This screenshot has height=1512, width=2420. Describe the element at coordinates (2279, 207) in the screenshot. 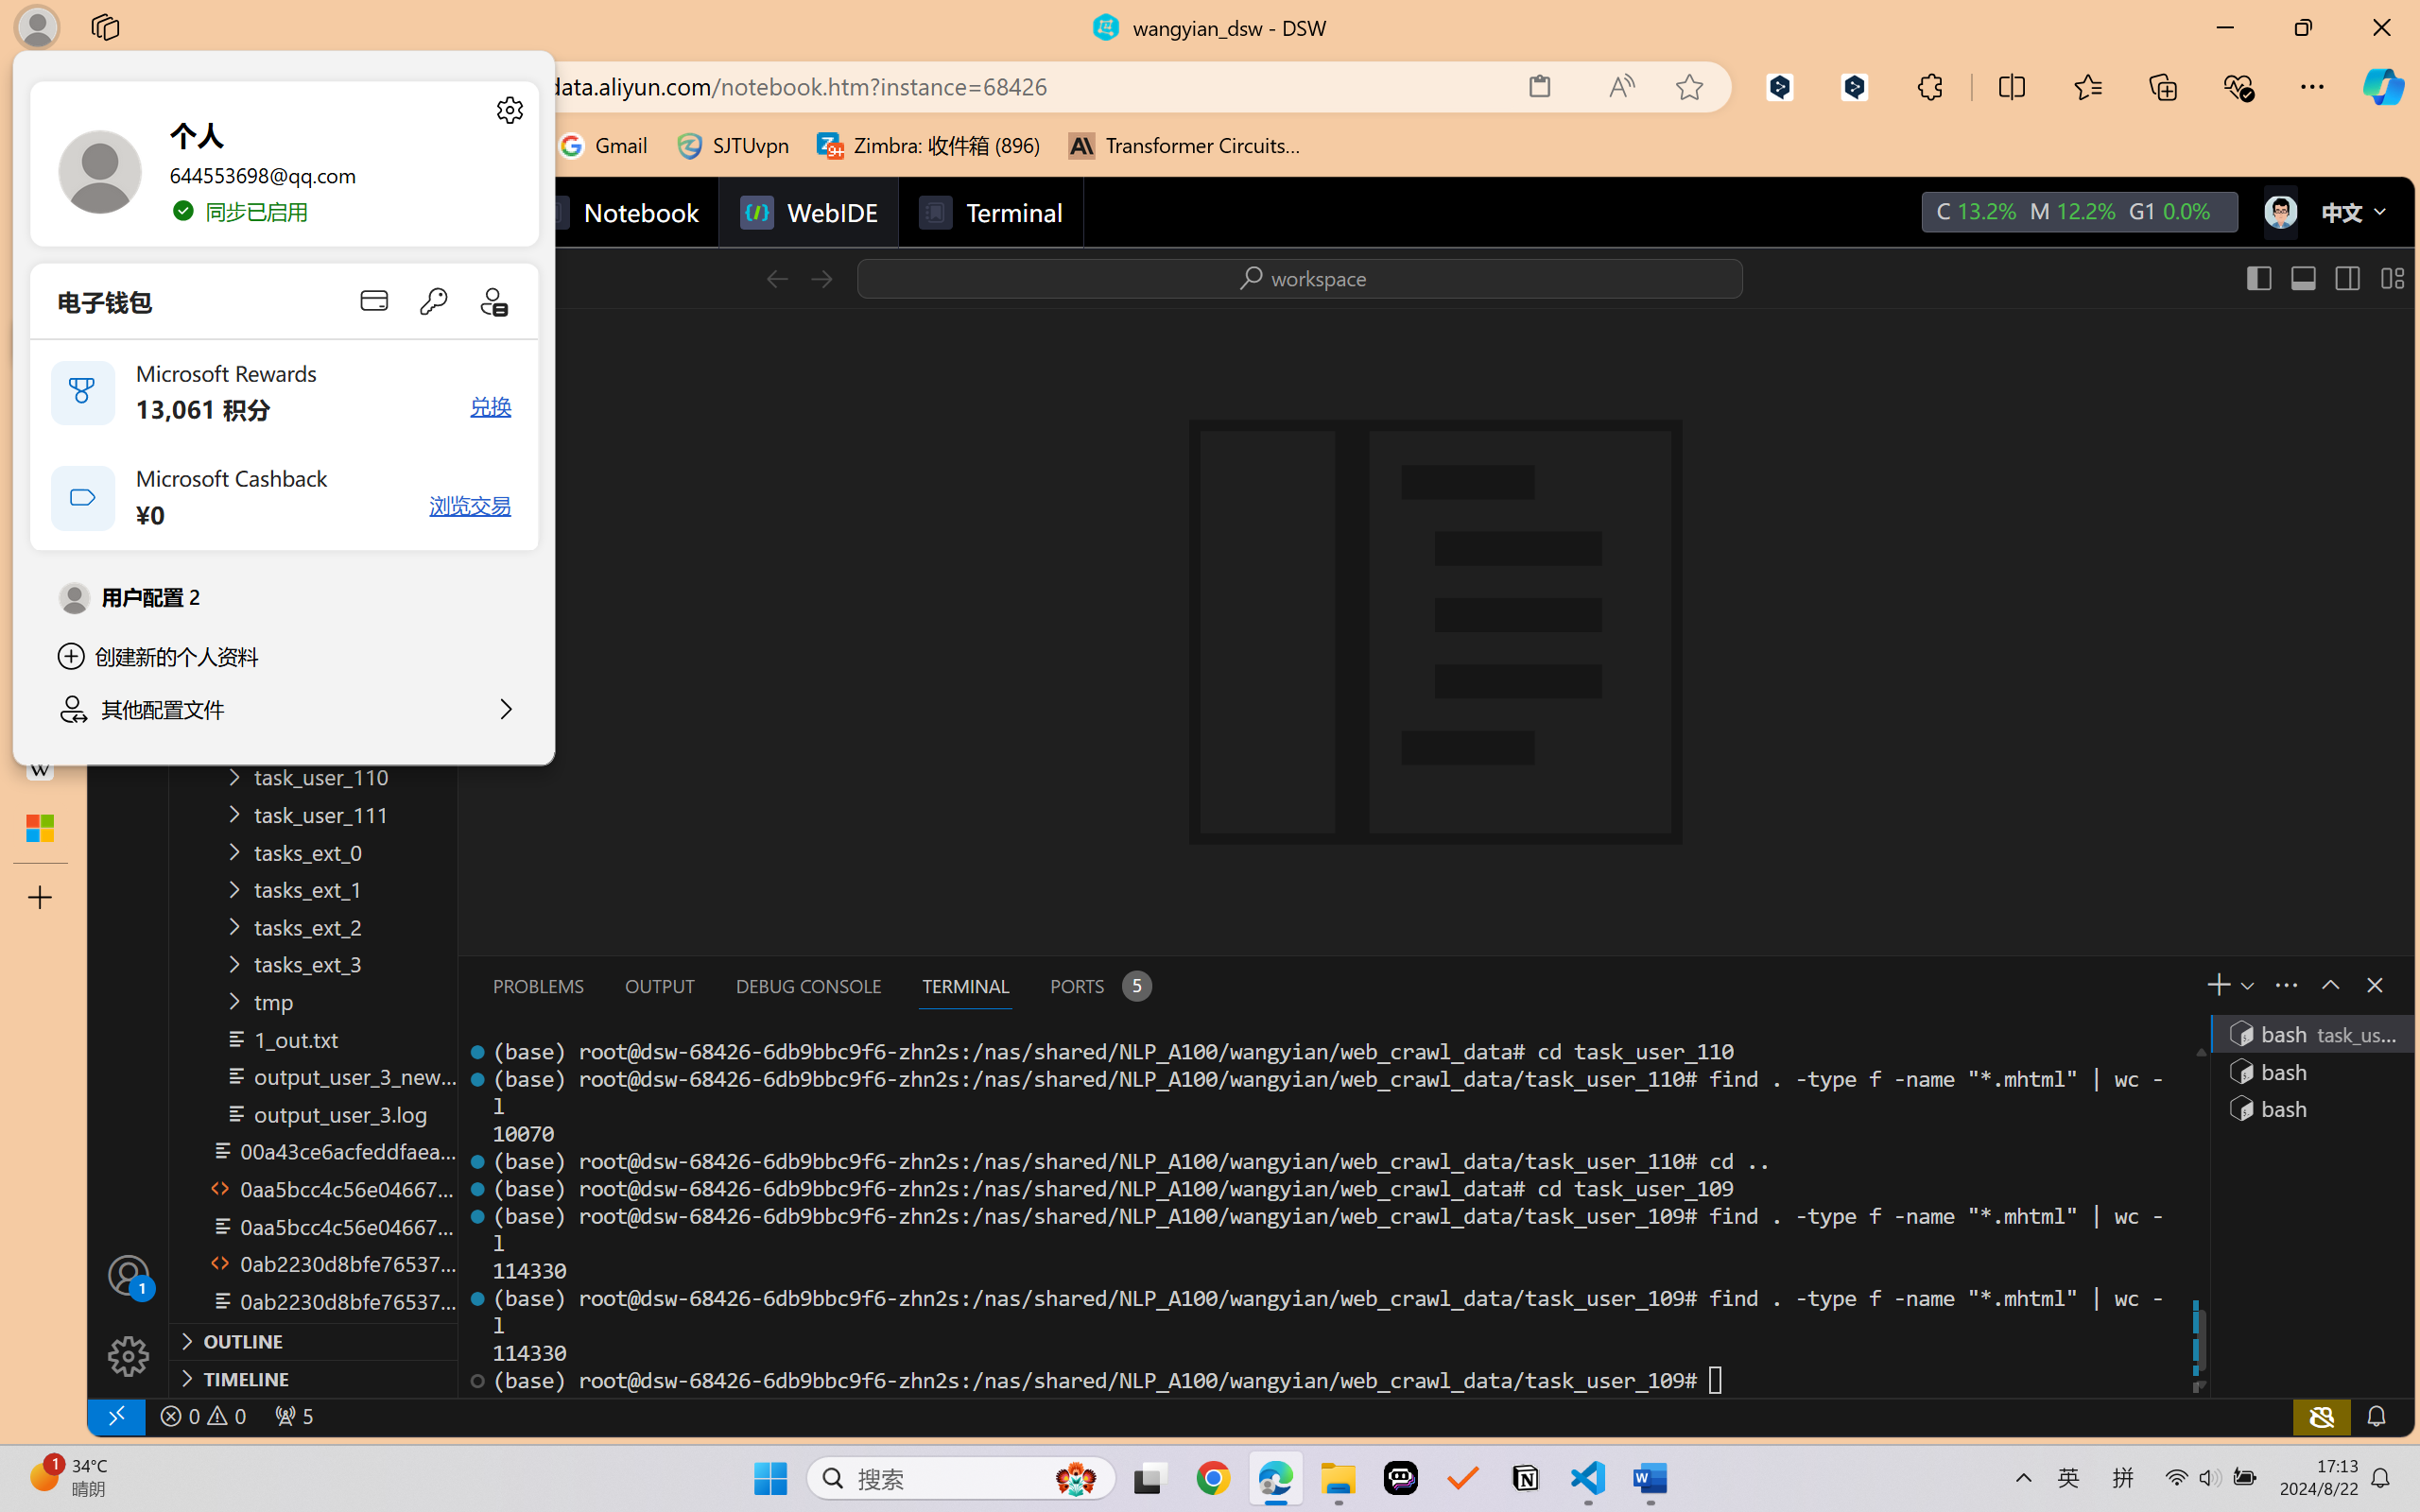

I see `'icon'` at that location.